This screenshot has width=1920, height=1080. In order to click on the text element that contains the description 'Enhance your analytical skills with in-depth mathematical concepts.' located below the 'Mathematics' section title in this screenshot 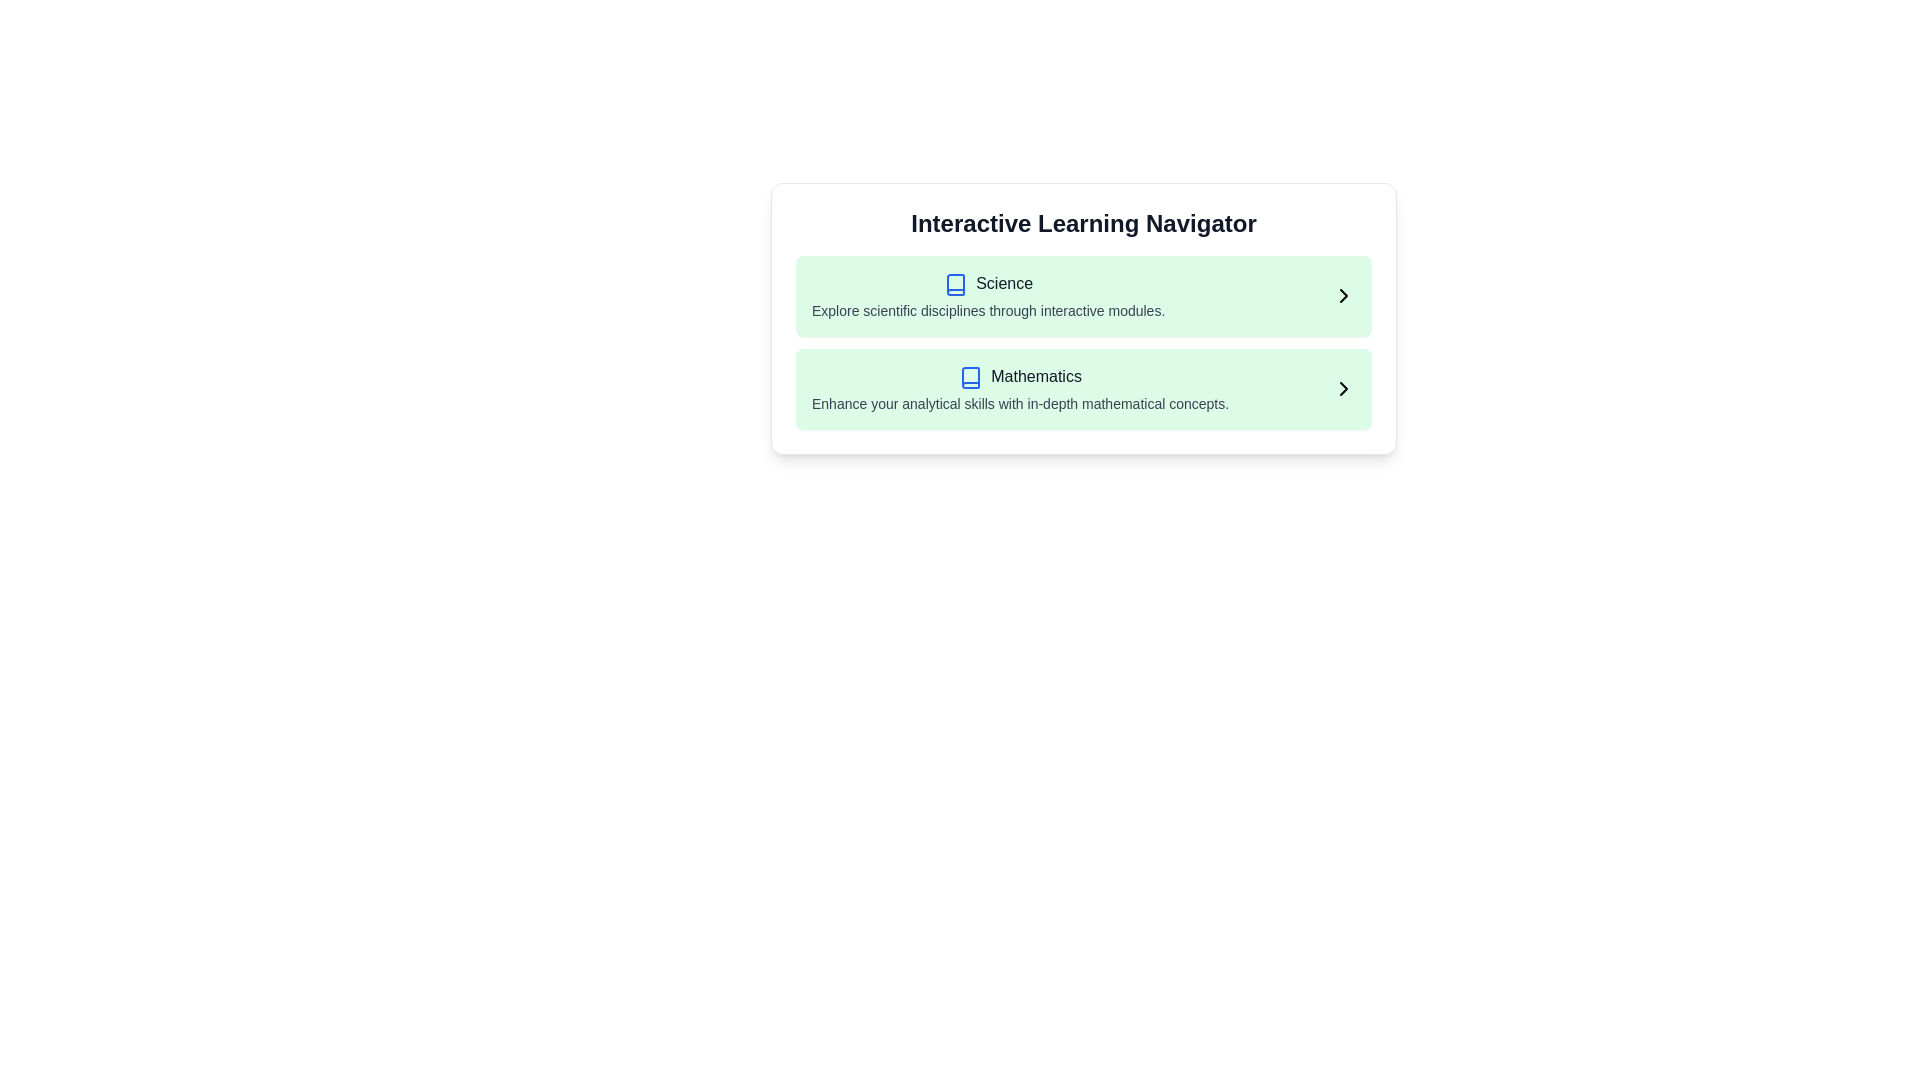, I will do `click(1020, 403)`.